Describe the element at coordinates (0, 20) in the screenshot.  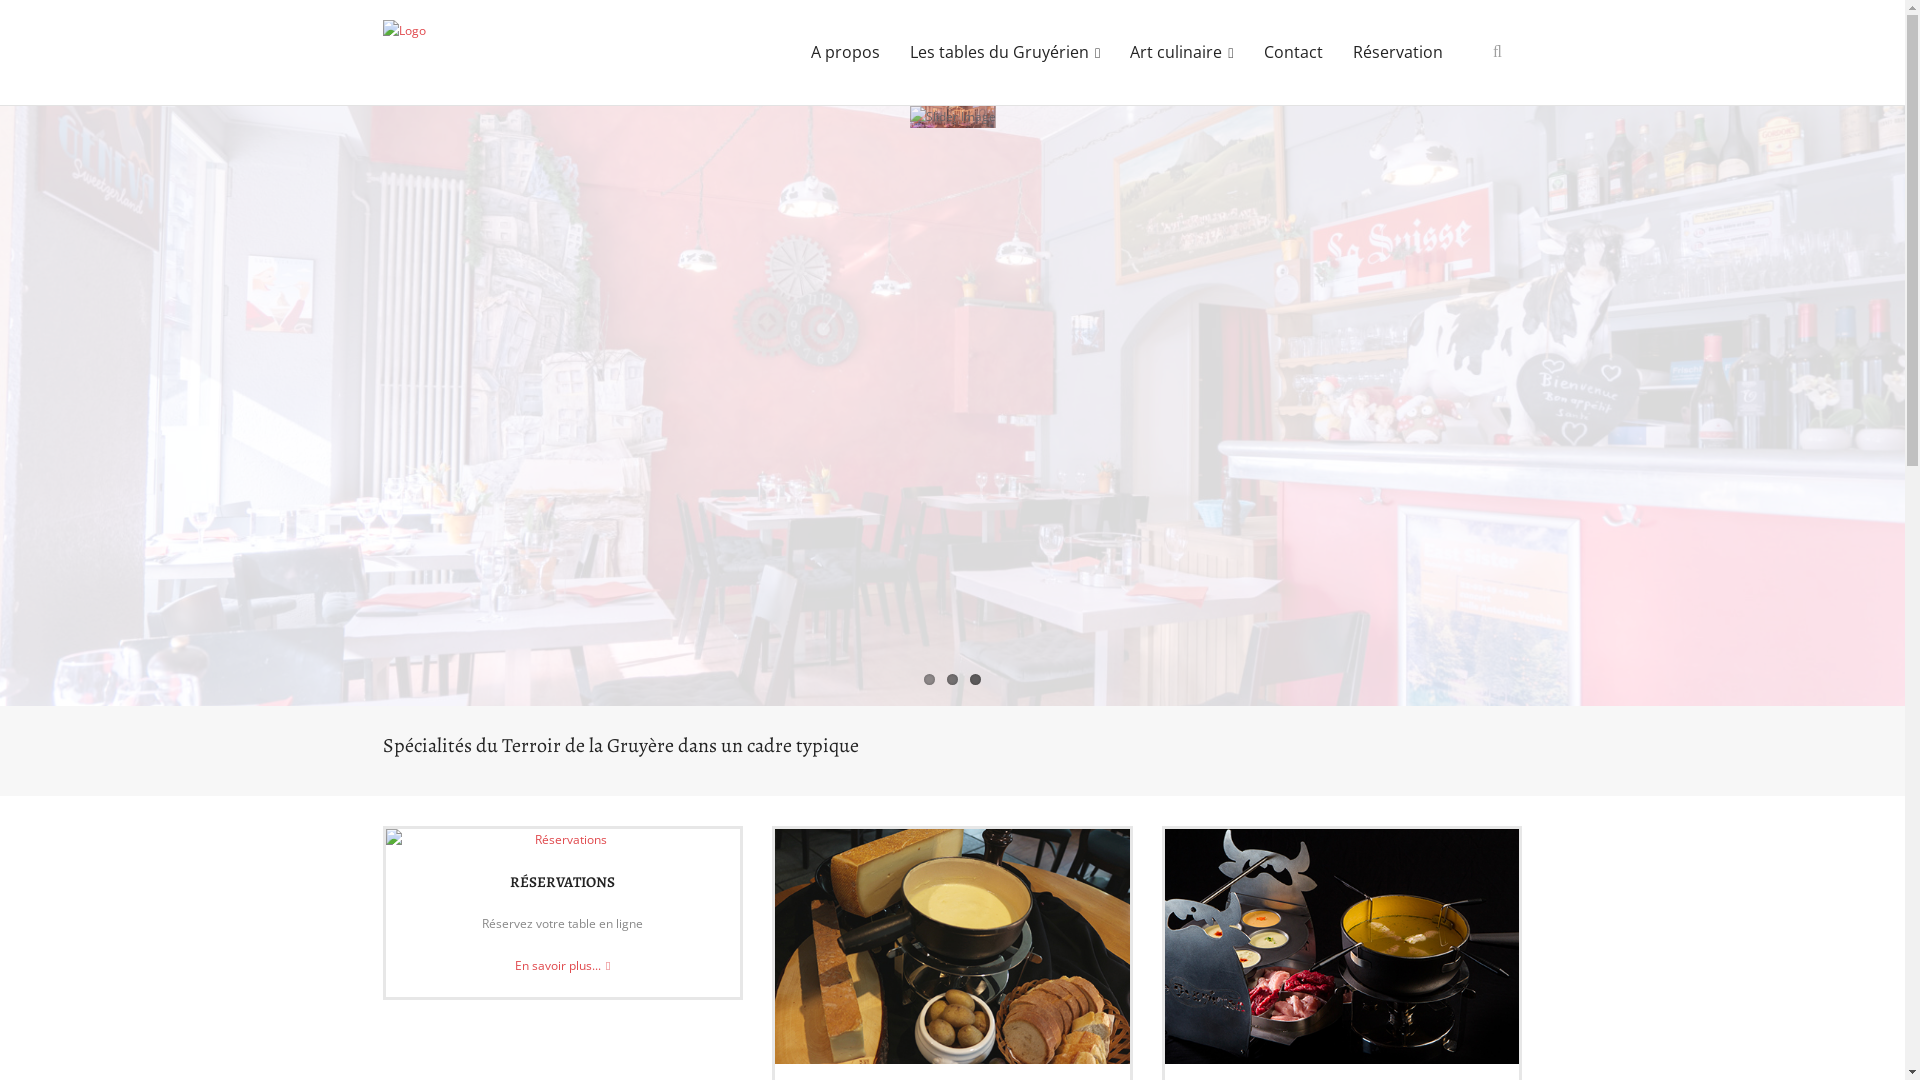
I see `'Search'` at that location.